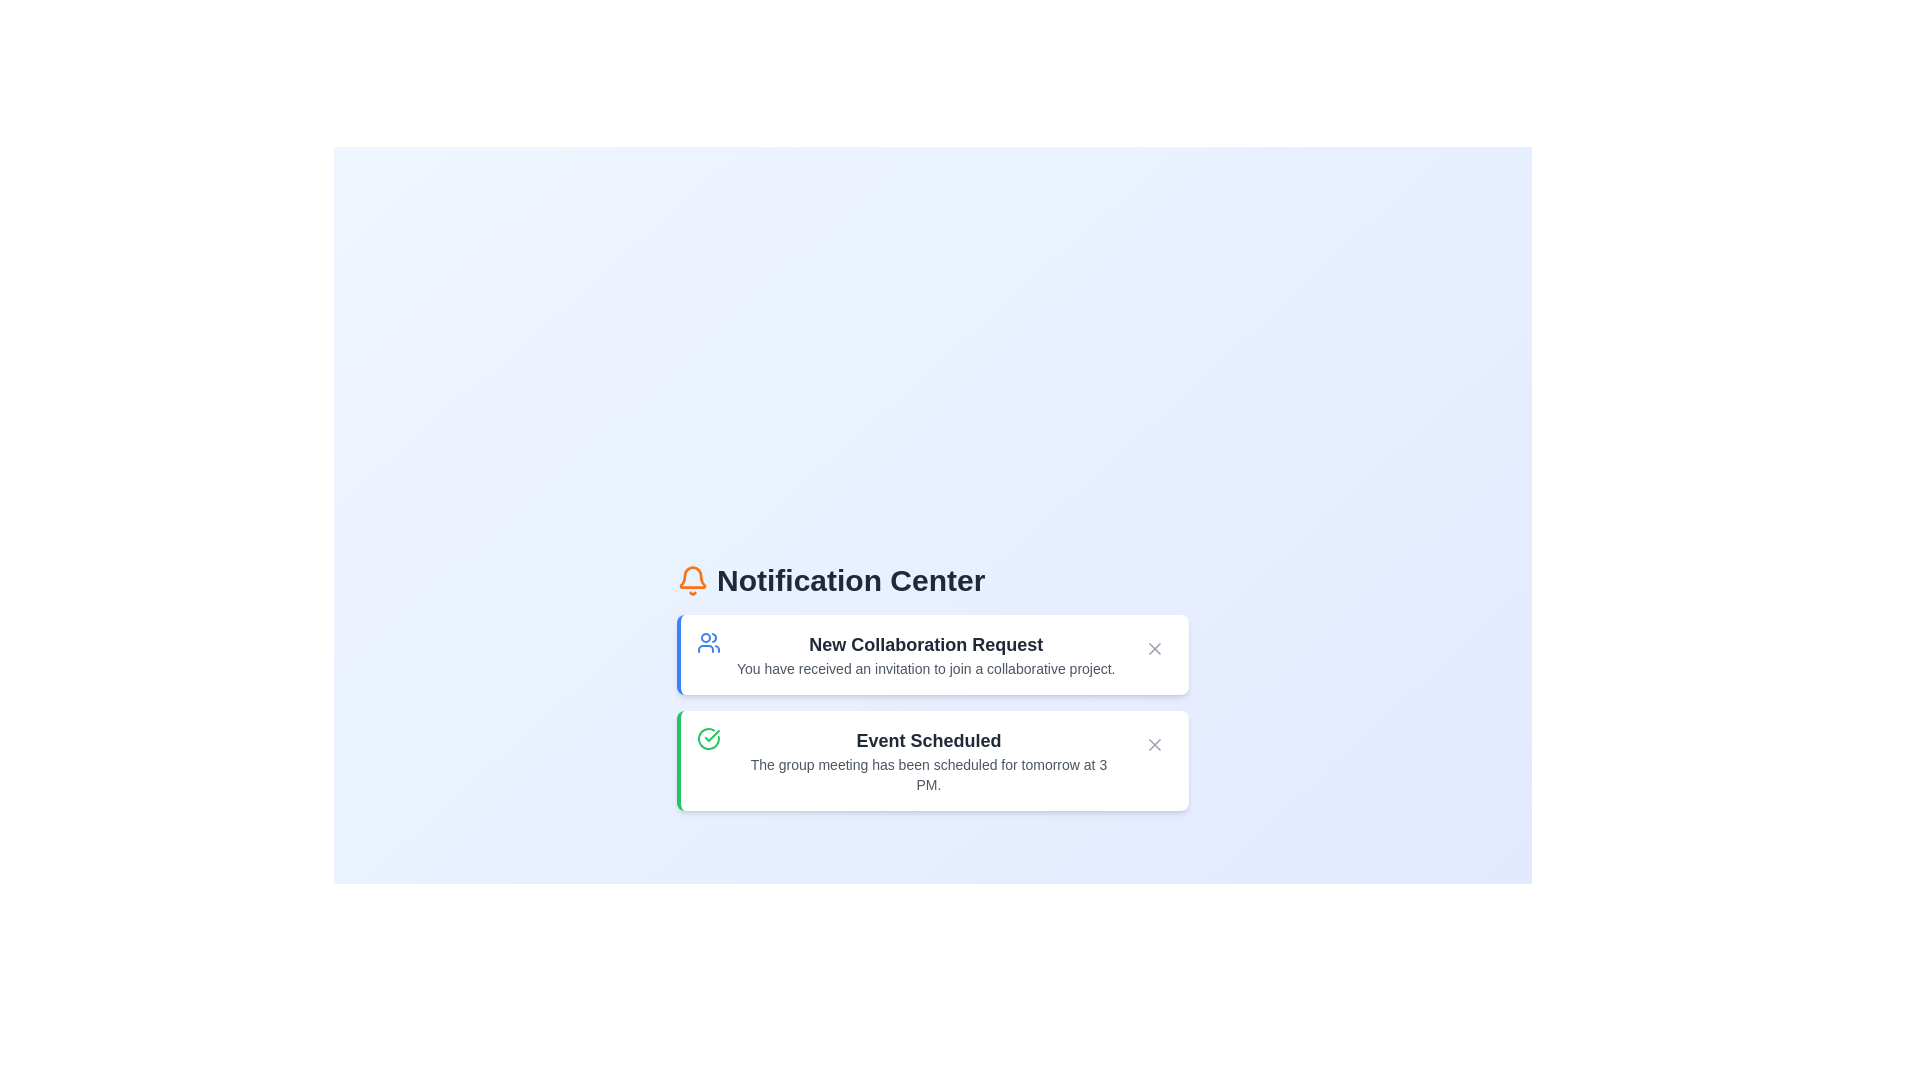 This screenshot has width=1920, height=1080. Describe the element at coordinates (925, 644) in the screenshot. I see `the bold text label that reads 'New Collaboration Request' in dark gray color, which is part of the notification interface` at that location.